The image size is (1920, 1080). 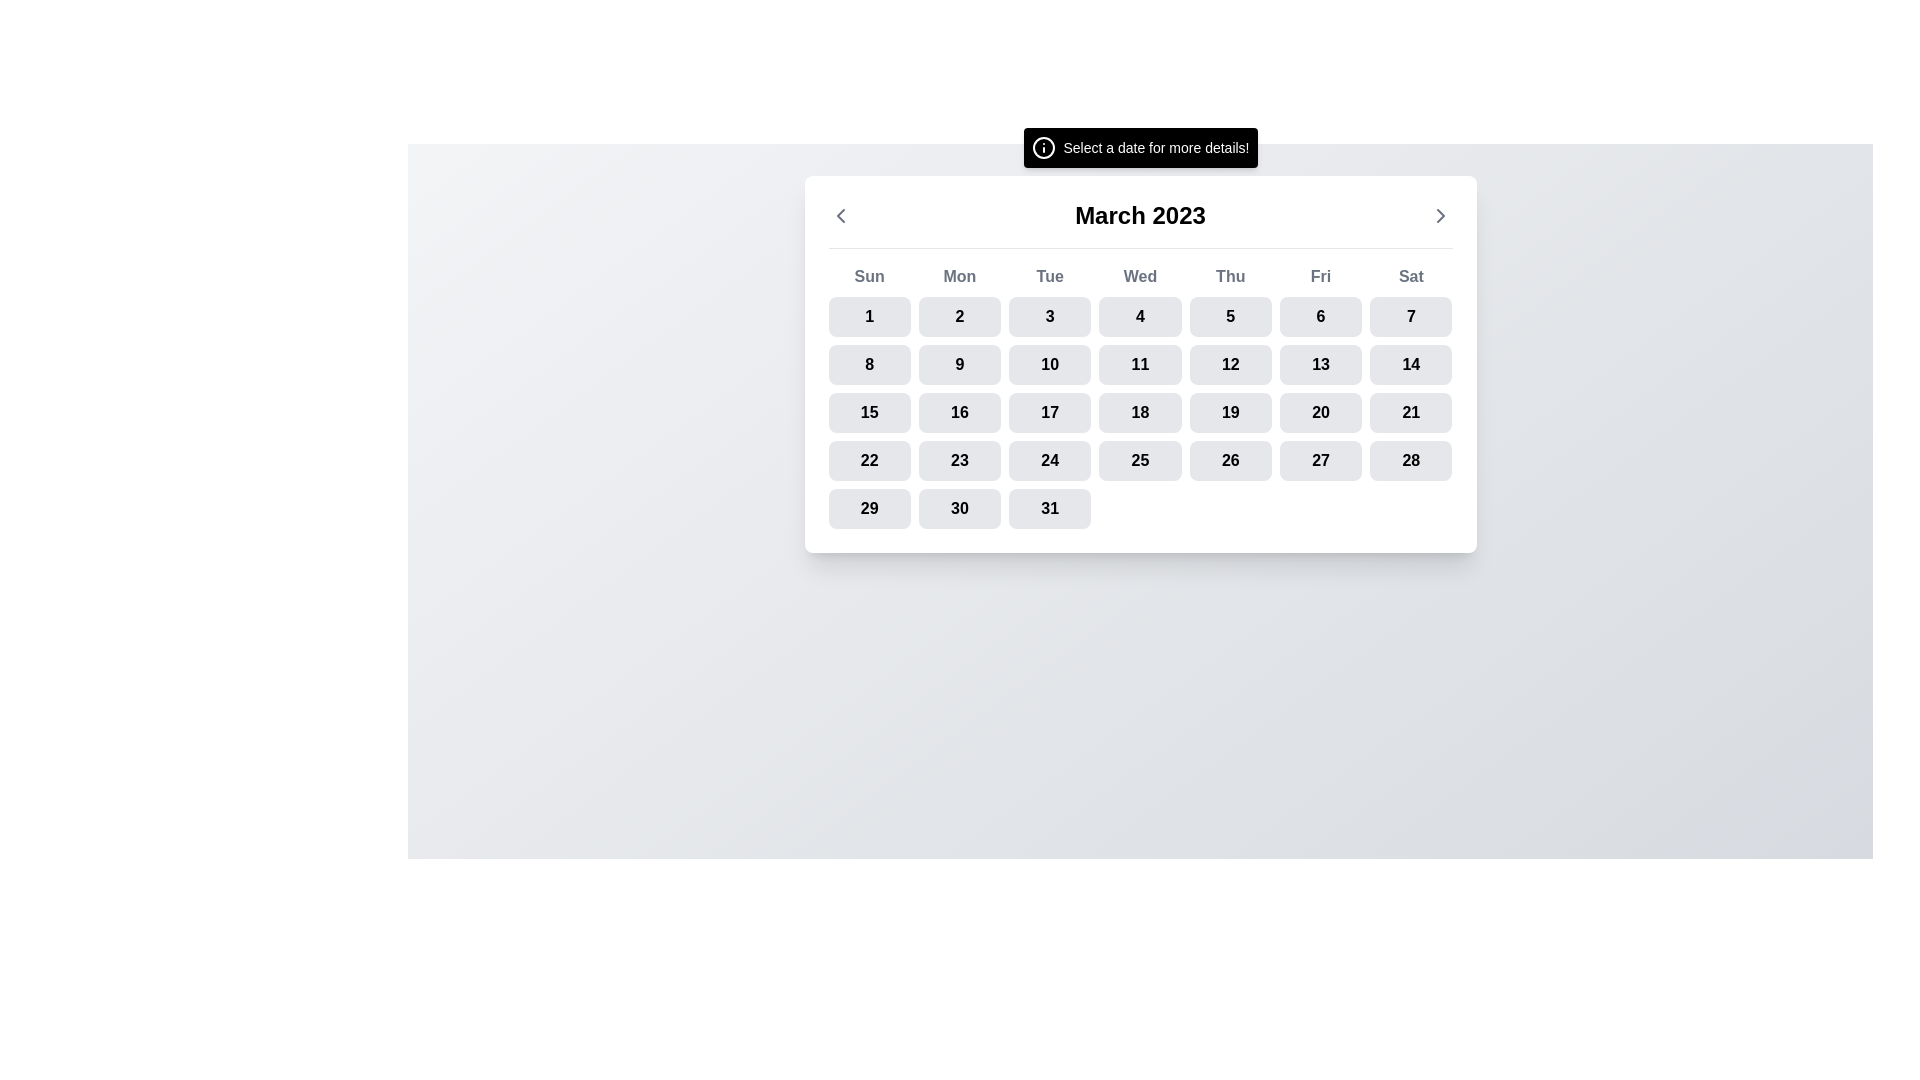 What do you see at coordinates (960, 411) in the screenshot?
I see `the date selection button for '16' in the calendar grid` at bounding box center [960, 411].